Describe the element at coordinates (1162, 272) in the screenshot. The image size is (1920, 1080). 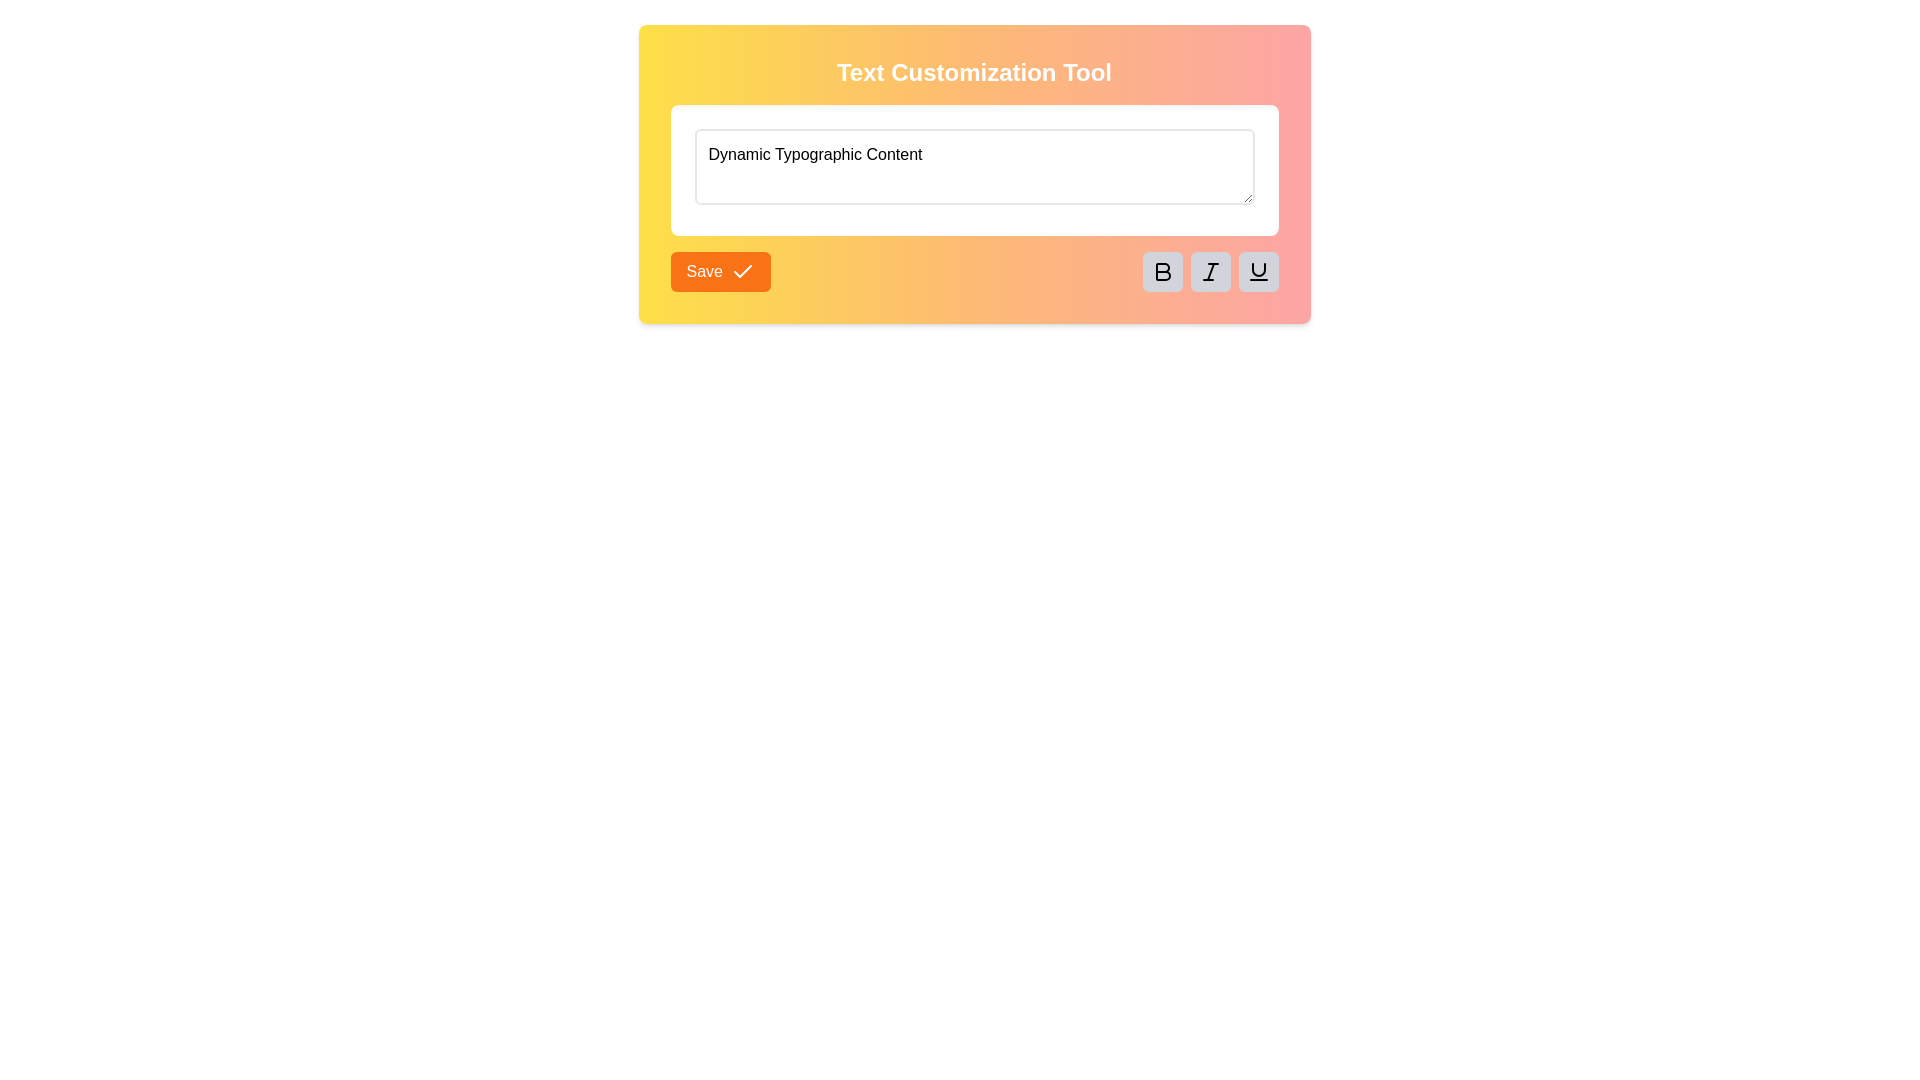
I see `the bold 'B' icon in the formatting toolbar to apply bold styling to the selected text content` at that location.